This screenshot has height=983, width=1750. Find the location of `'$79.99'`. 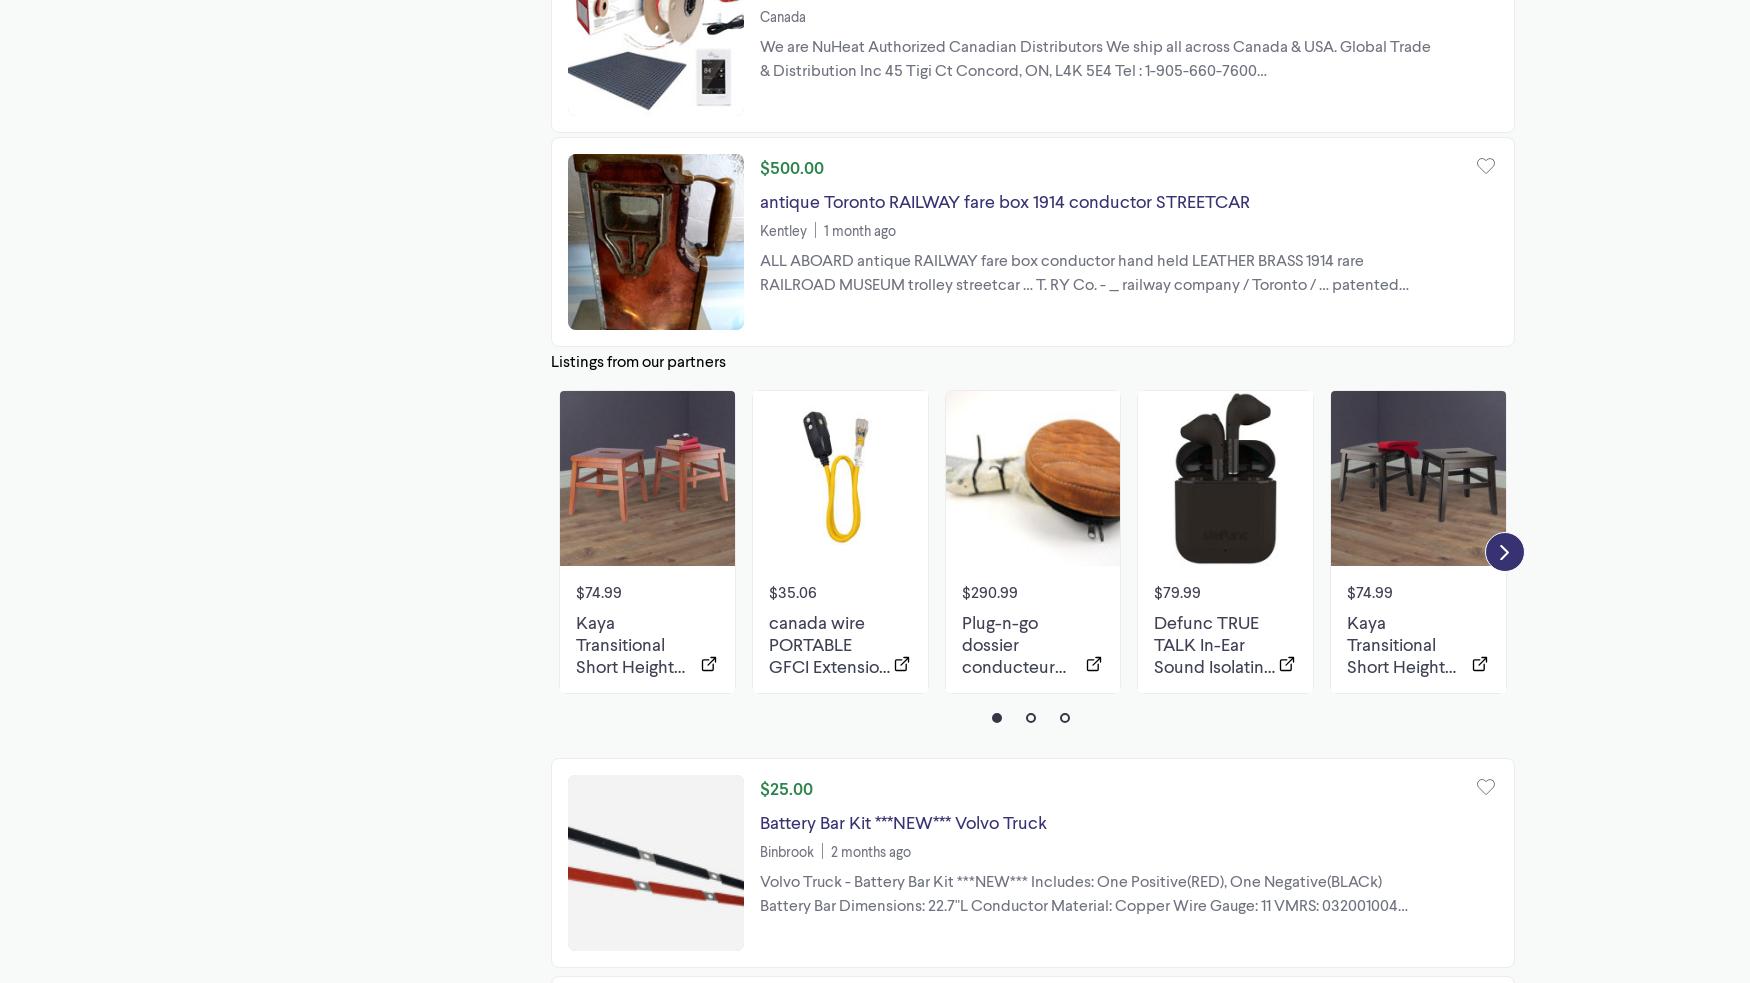

'$79.99' is located at coordinates (1152, 590).